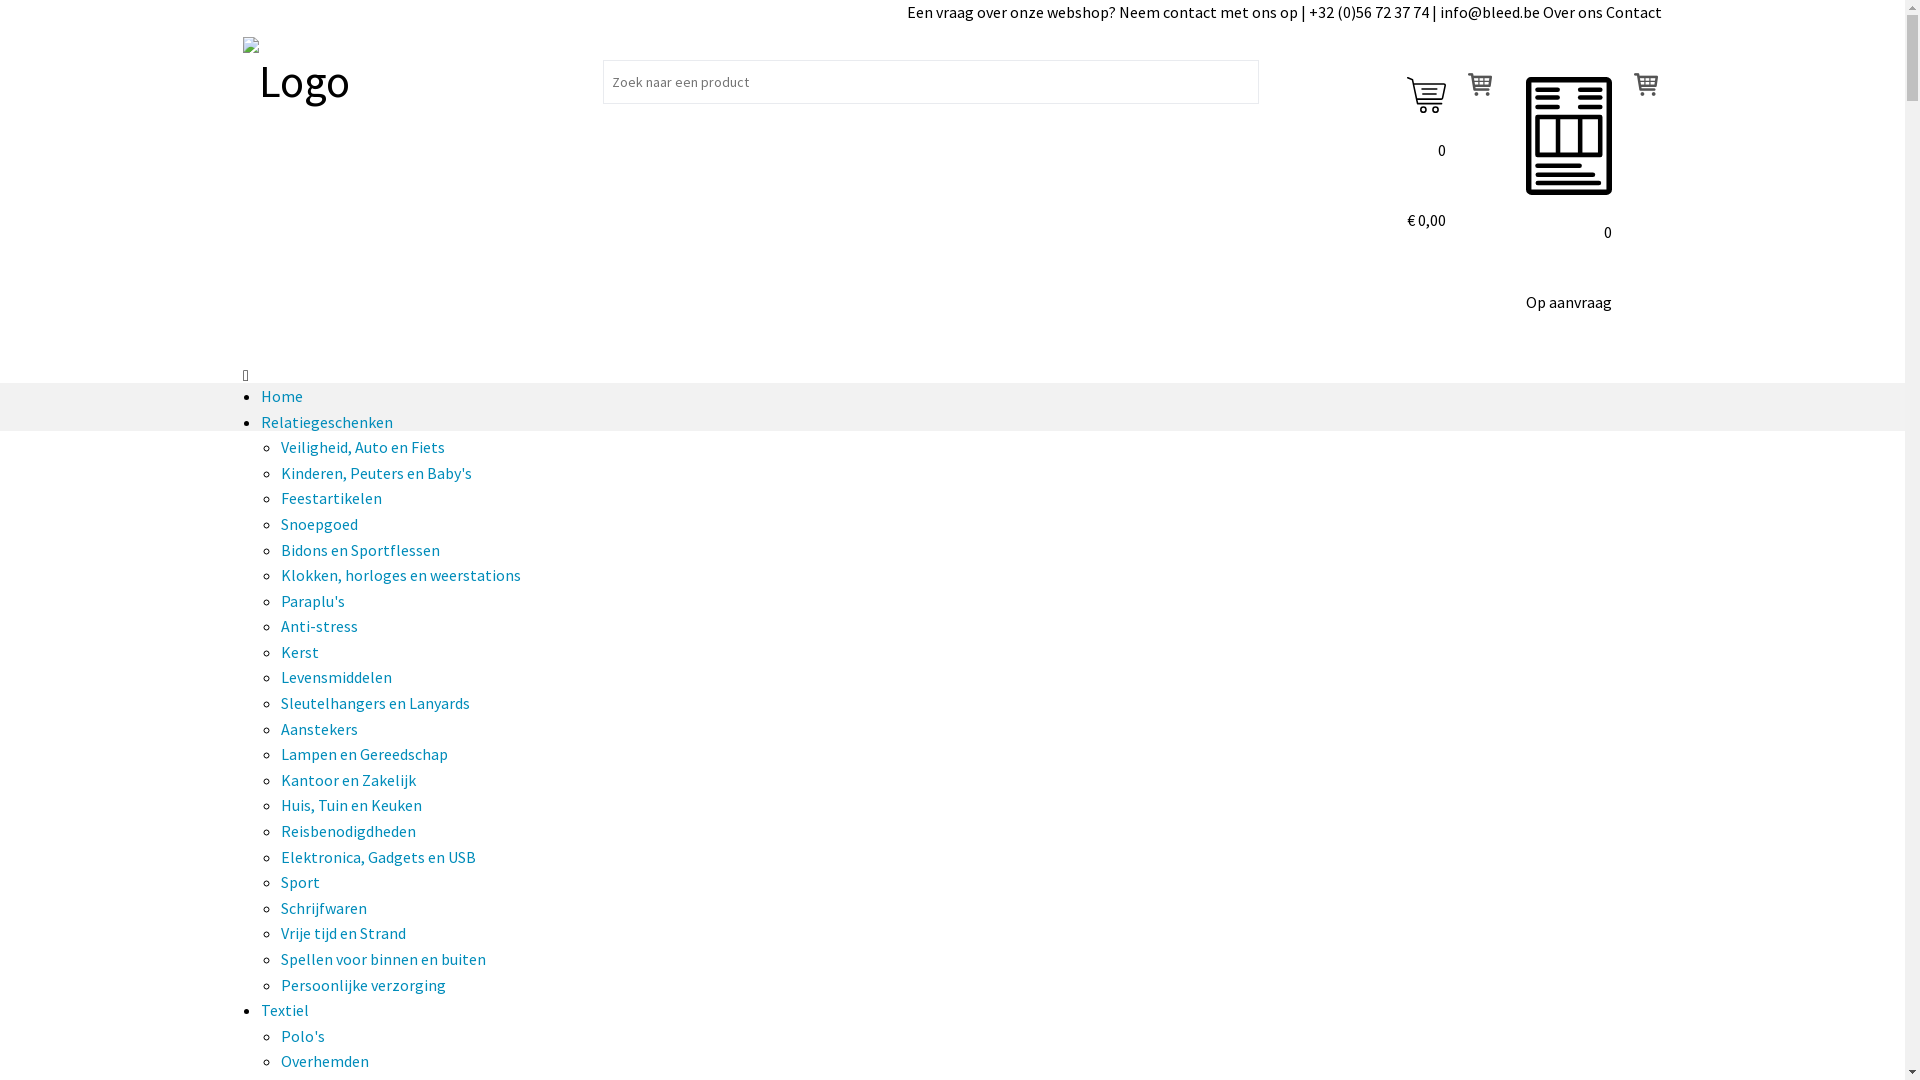 The width and height of the screenshot is (1920, 1080). Describe the element at coordinates (281, 396) in the screenshot. I see `'Home'` at that location.